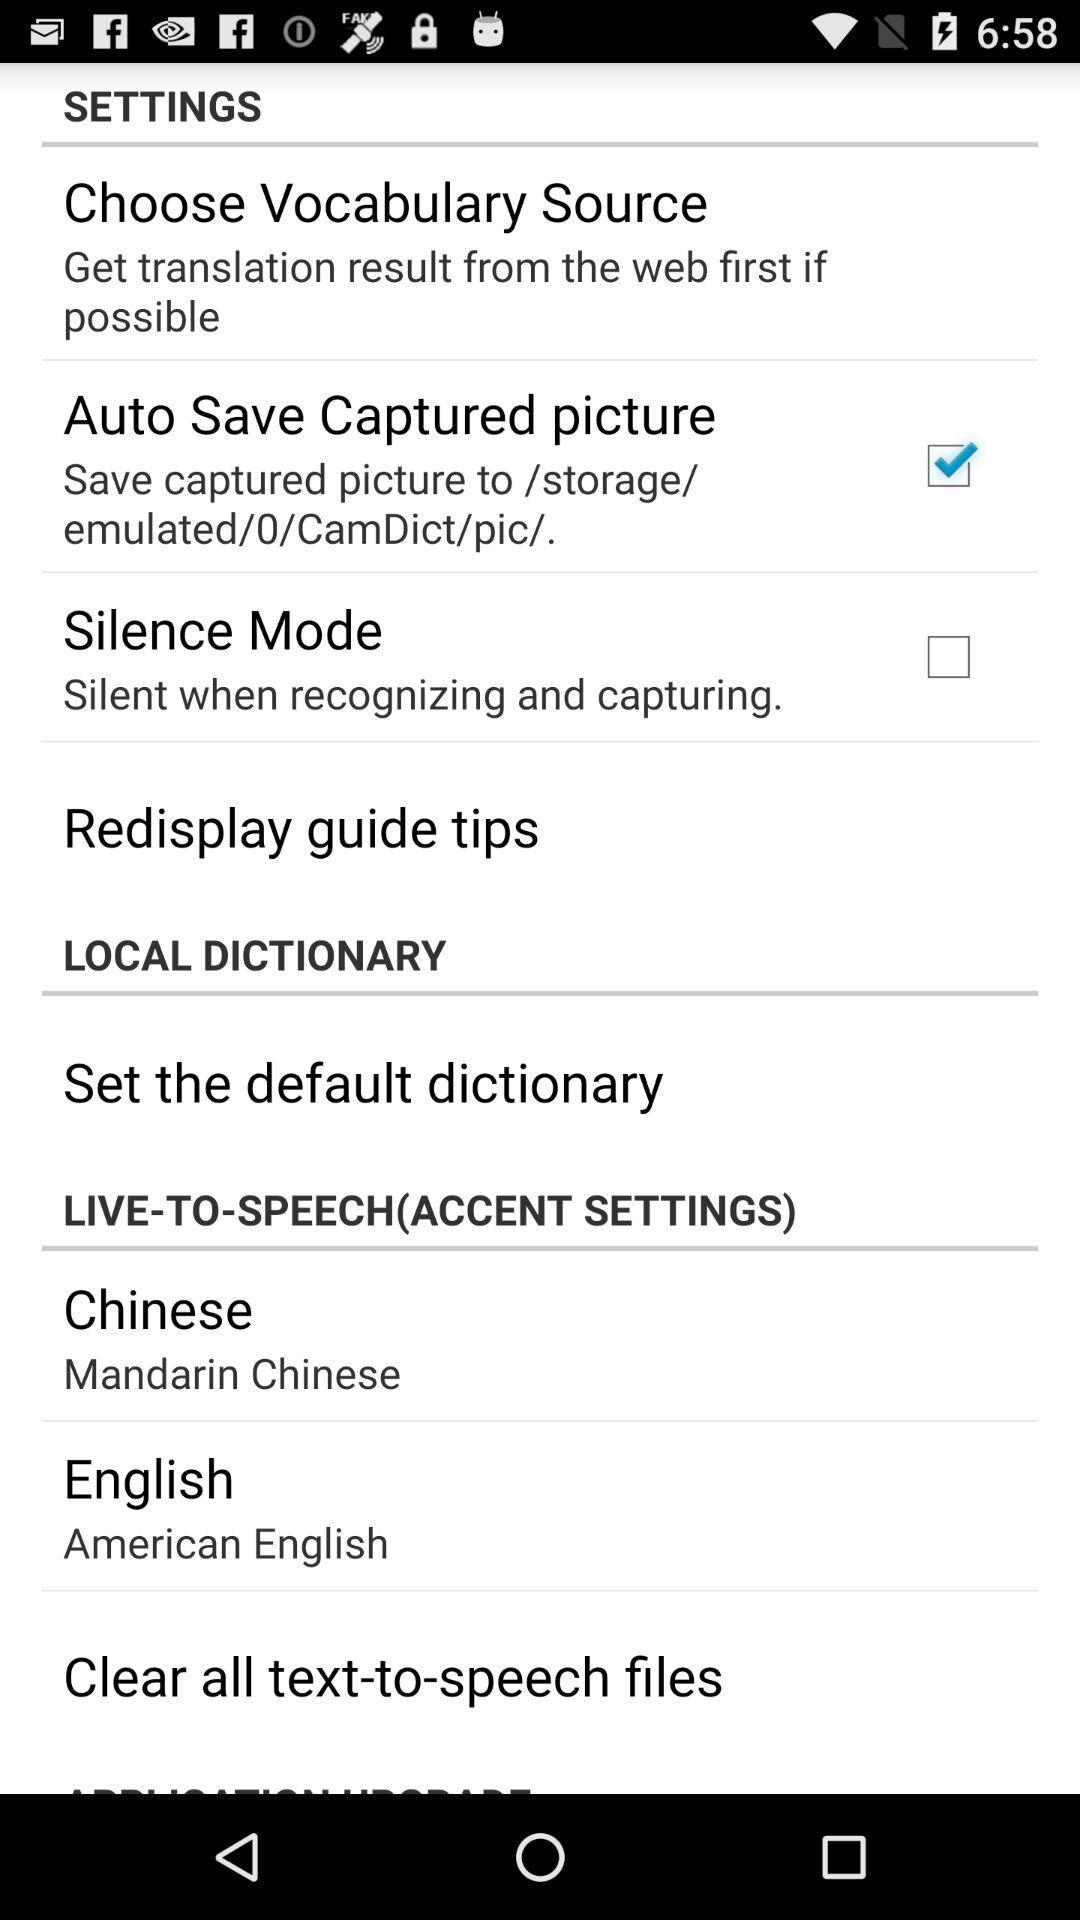 This screenshot has width=1080, height=1920. What do you see at coordinates (540, 1777) in the screenshot?
I see `the app below the clear all text` at bounding box center [540, 1777].